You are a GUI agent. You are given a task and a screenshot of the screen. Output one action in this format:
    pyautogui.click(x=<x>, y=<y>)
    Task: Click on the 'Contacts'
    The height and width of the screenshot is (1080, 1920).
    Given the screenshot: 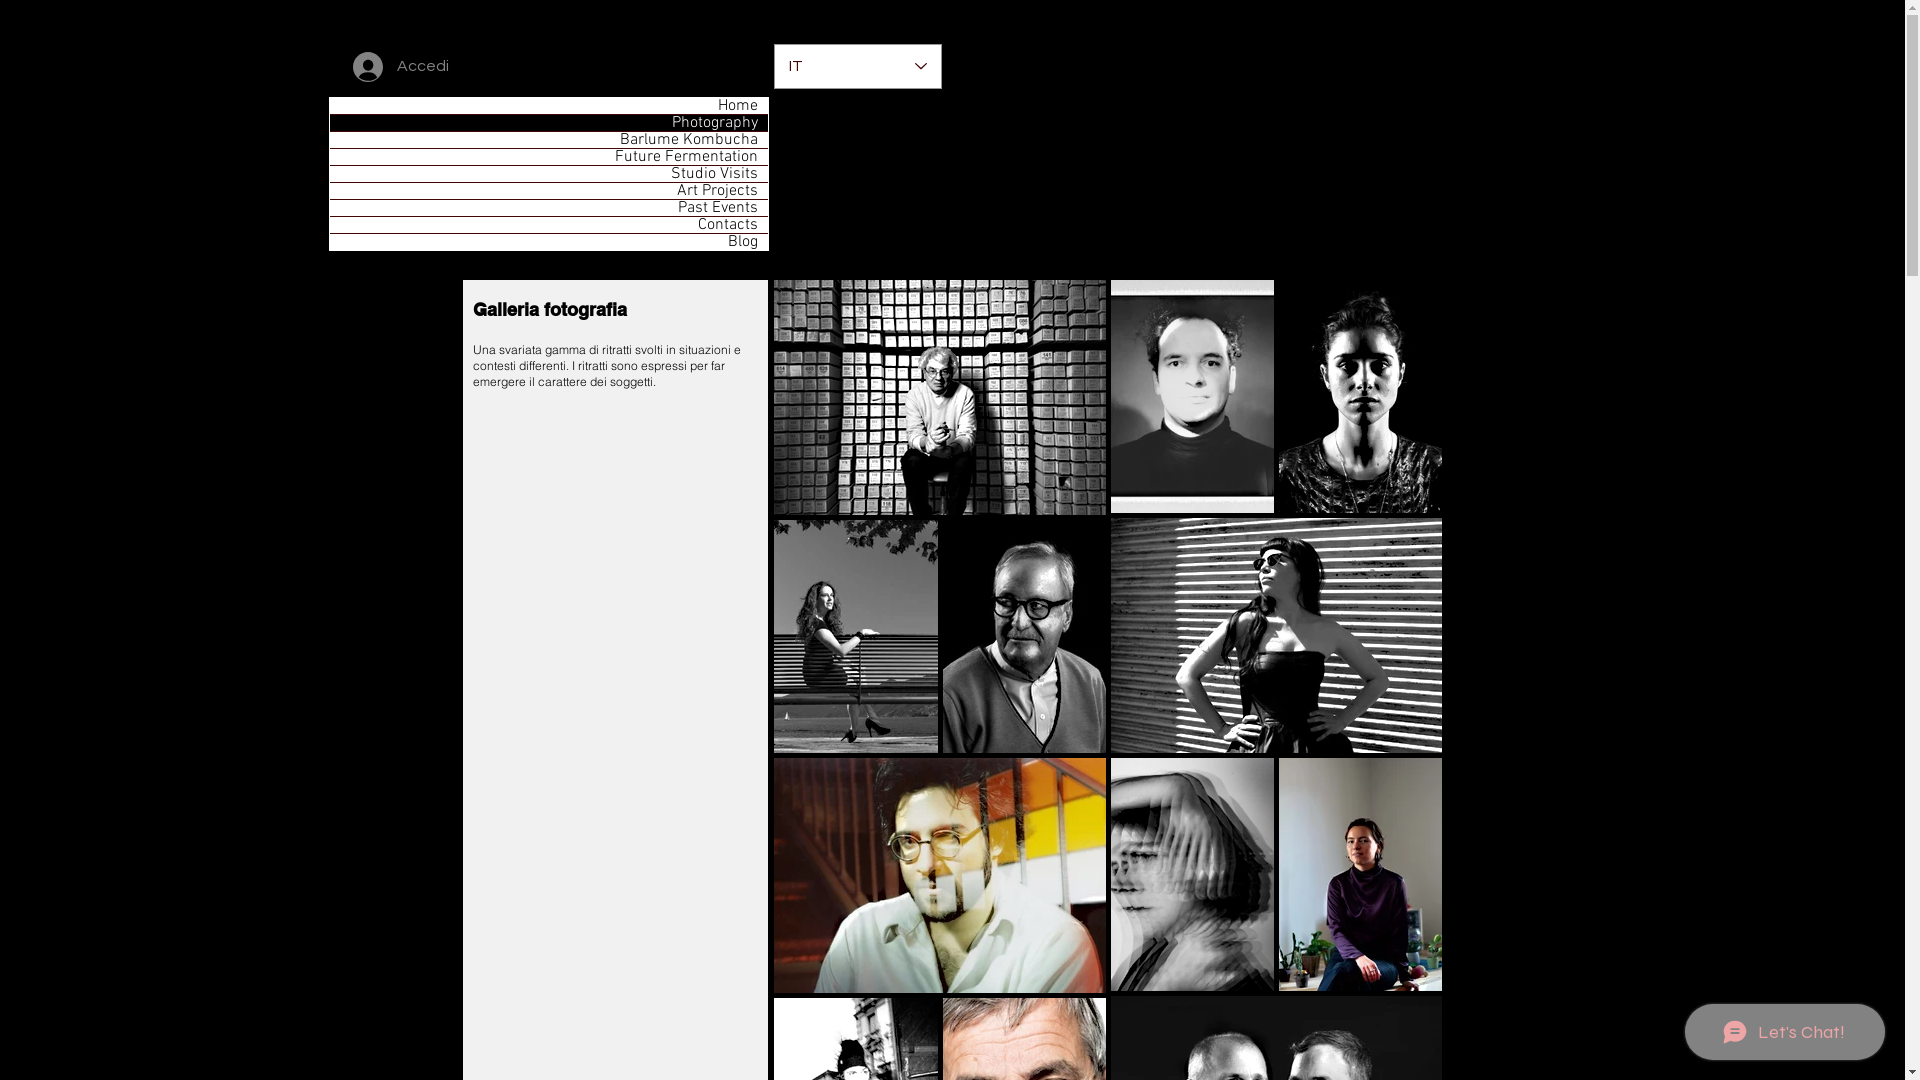 What is the action you would take?
    pyautogui.click(x=548, y=224)
    